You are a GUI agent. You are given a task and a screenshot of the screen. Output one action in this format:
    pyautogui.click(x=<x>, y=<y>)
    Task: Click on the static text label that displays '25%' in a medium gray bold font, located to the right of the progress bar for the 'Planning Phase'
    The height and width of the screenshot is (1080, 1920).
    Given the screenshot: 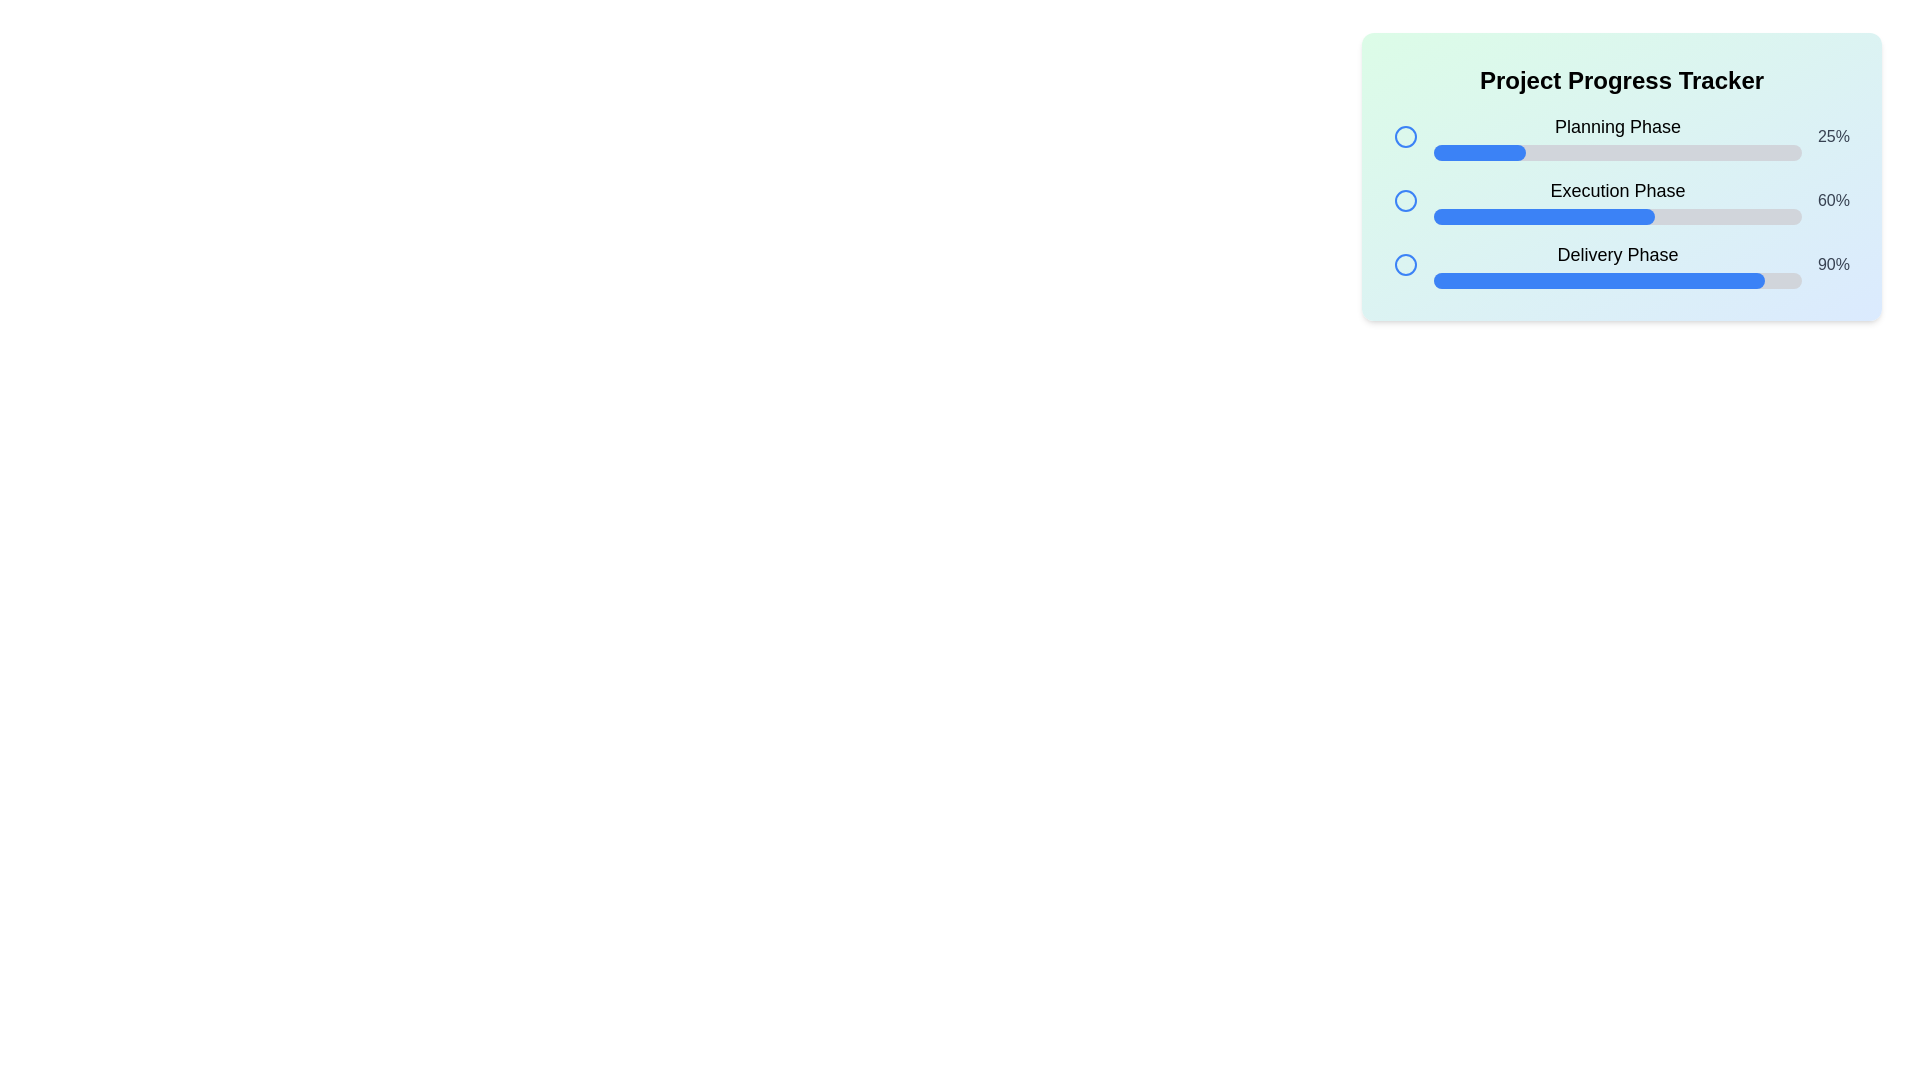 What is the action you would take?
    pyautogui.click(x=1833, y=136)
    